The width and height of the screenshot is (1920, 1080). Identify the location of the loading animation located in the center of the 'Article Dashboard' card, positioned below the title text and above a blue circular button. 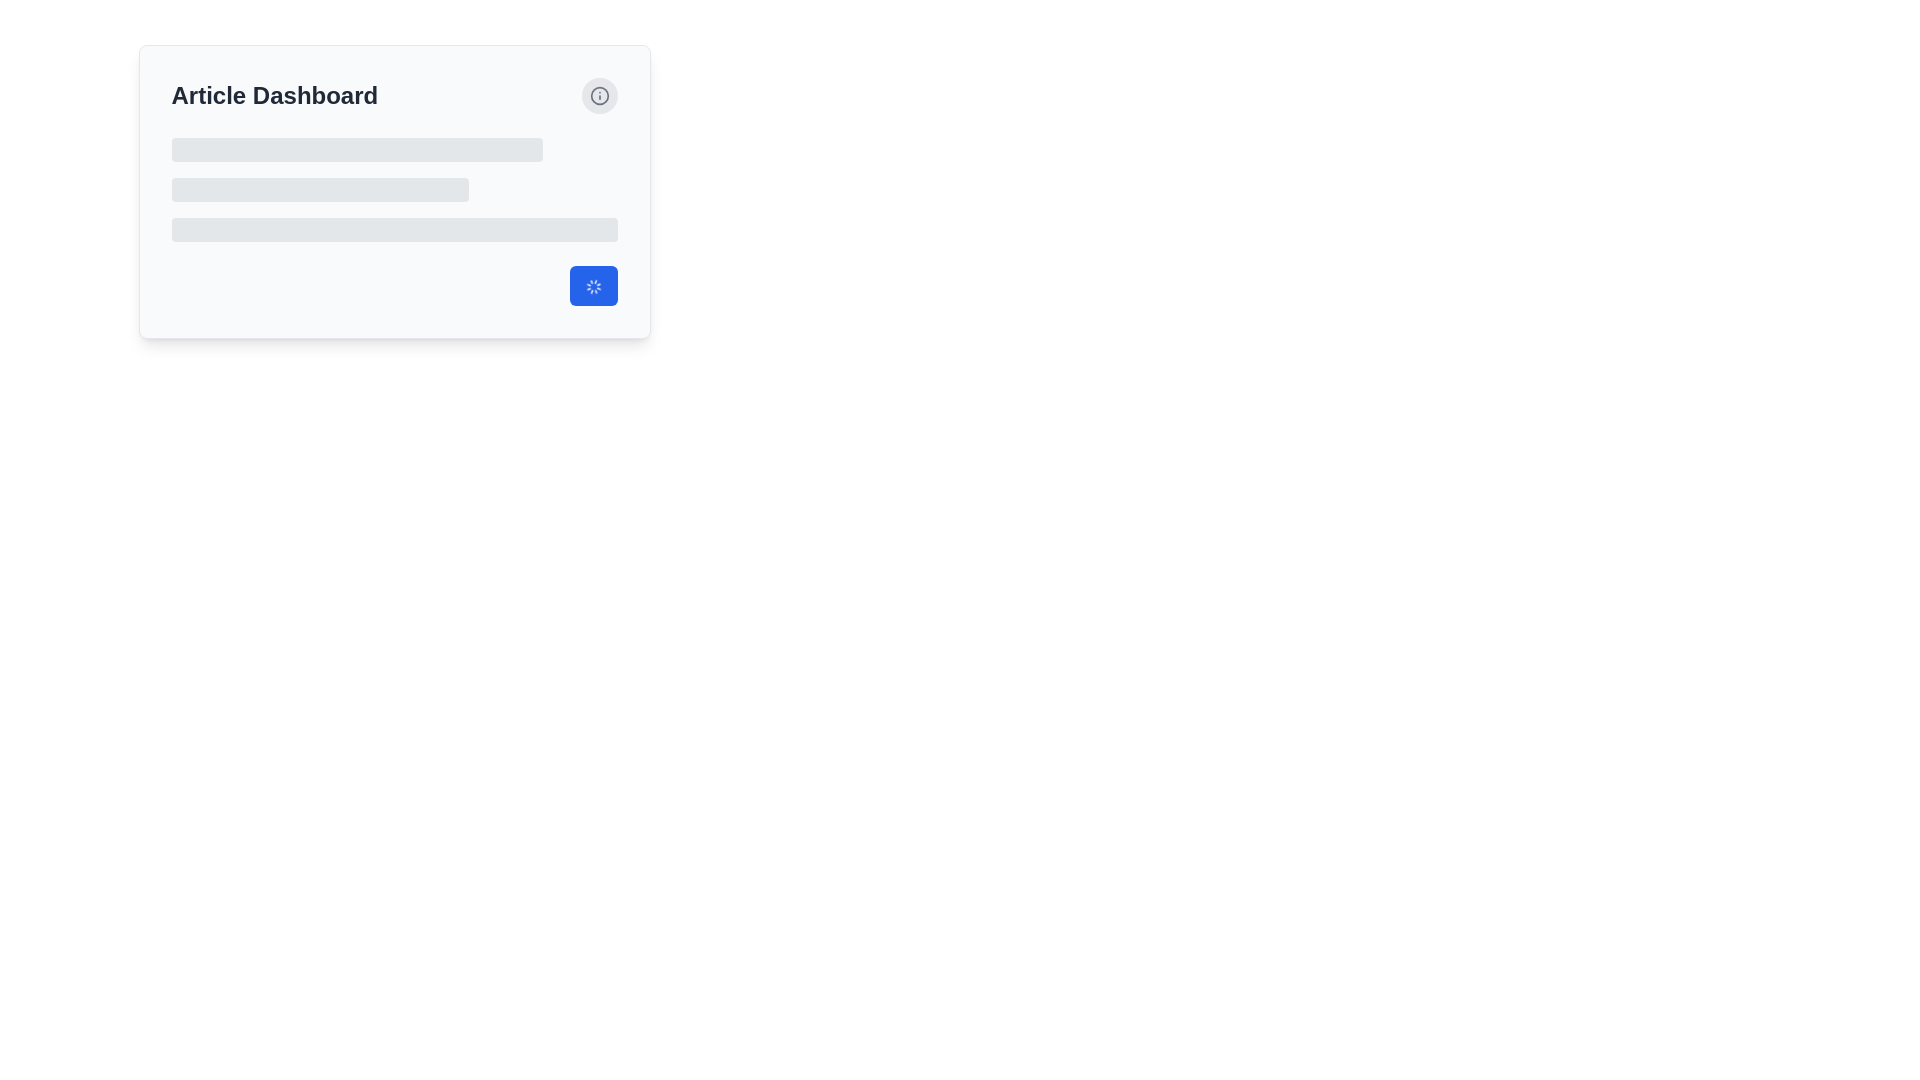
(394, 189).